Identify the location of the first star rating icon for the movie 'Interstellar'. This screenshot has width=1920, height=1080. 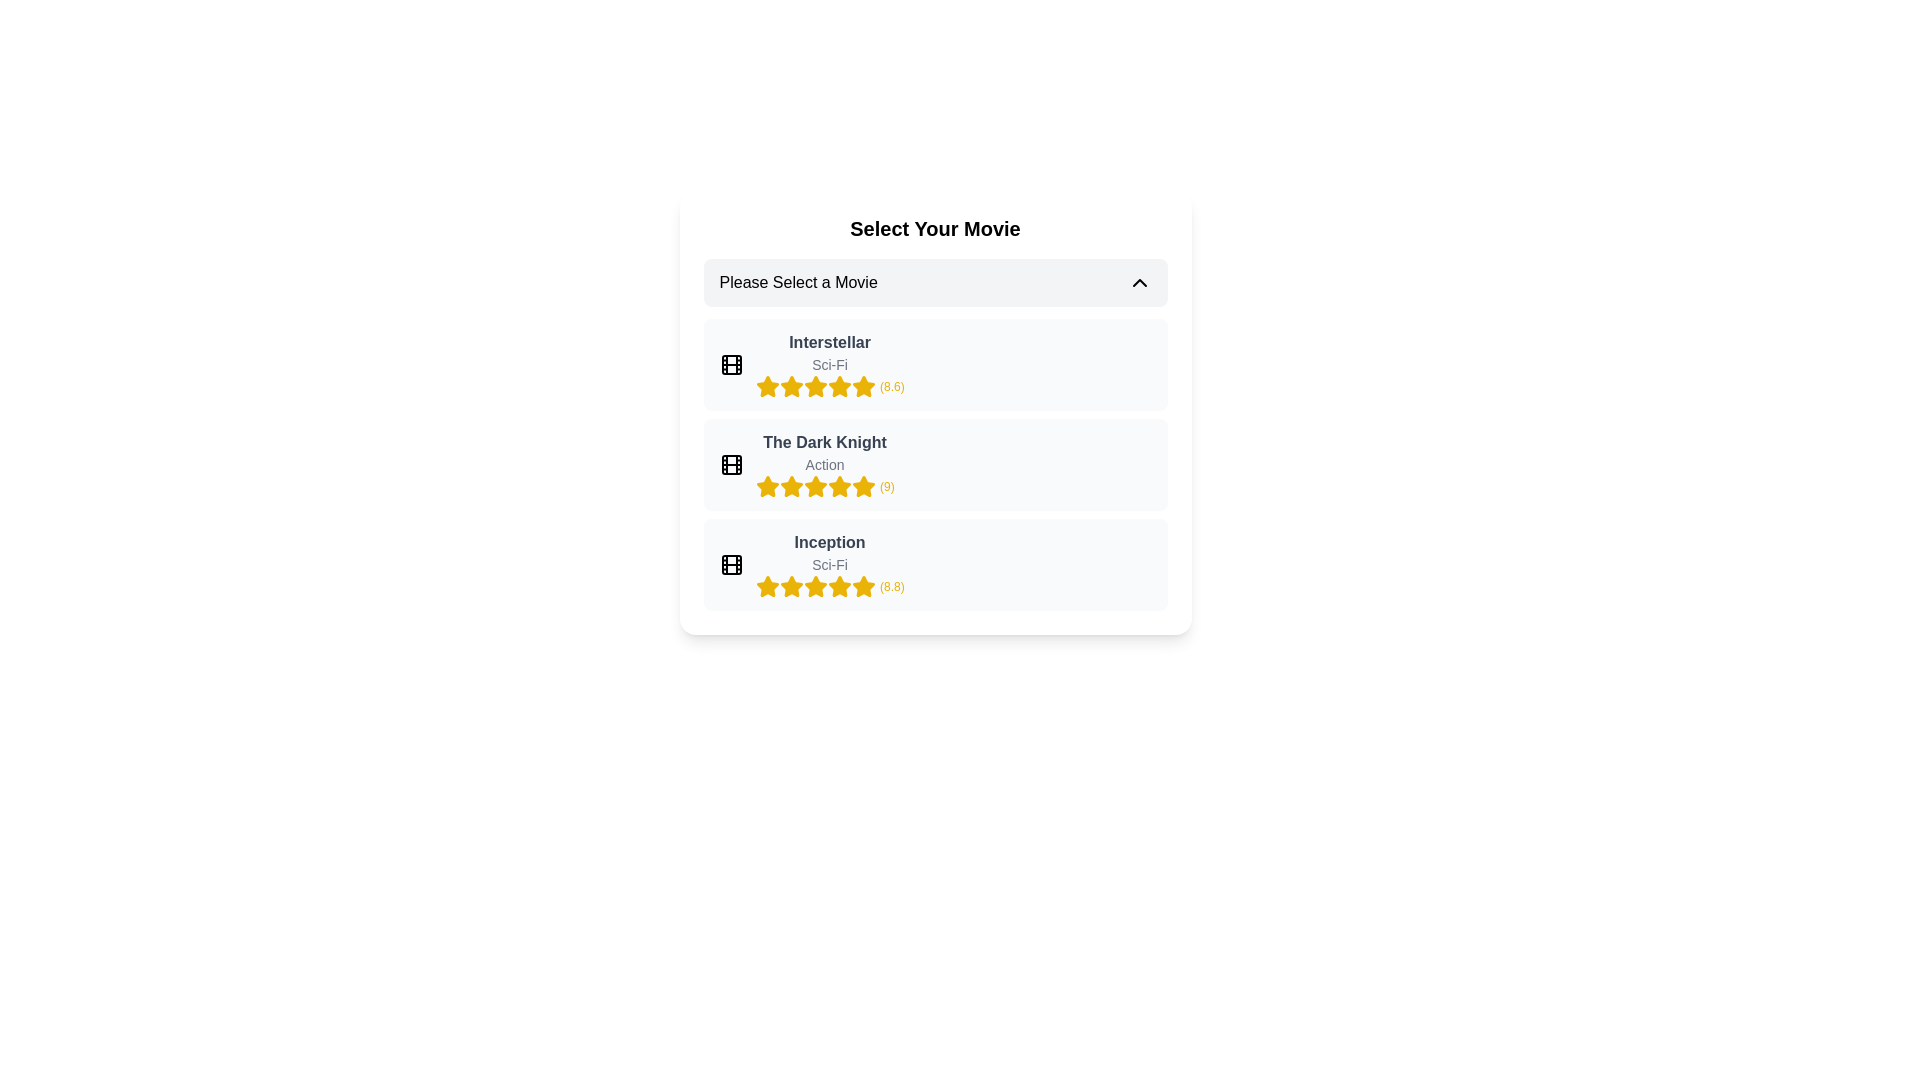
(766, 386).